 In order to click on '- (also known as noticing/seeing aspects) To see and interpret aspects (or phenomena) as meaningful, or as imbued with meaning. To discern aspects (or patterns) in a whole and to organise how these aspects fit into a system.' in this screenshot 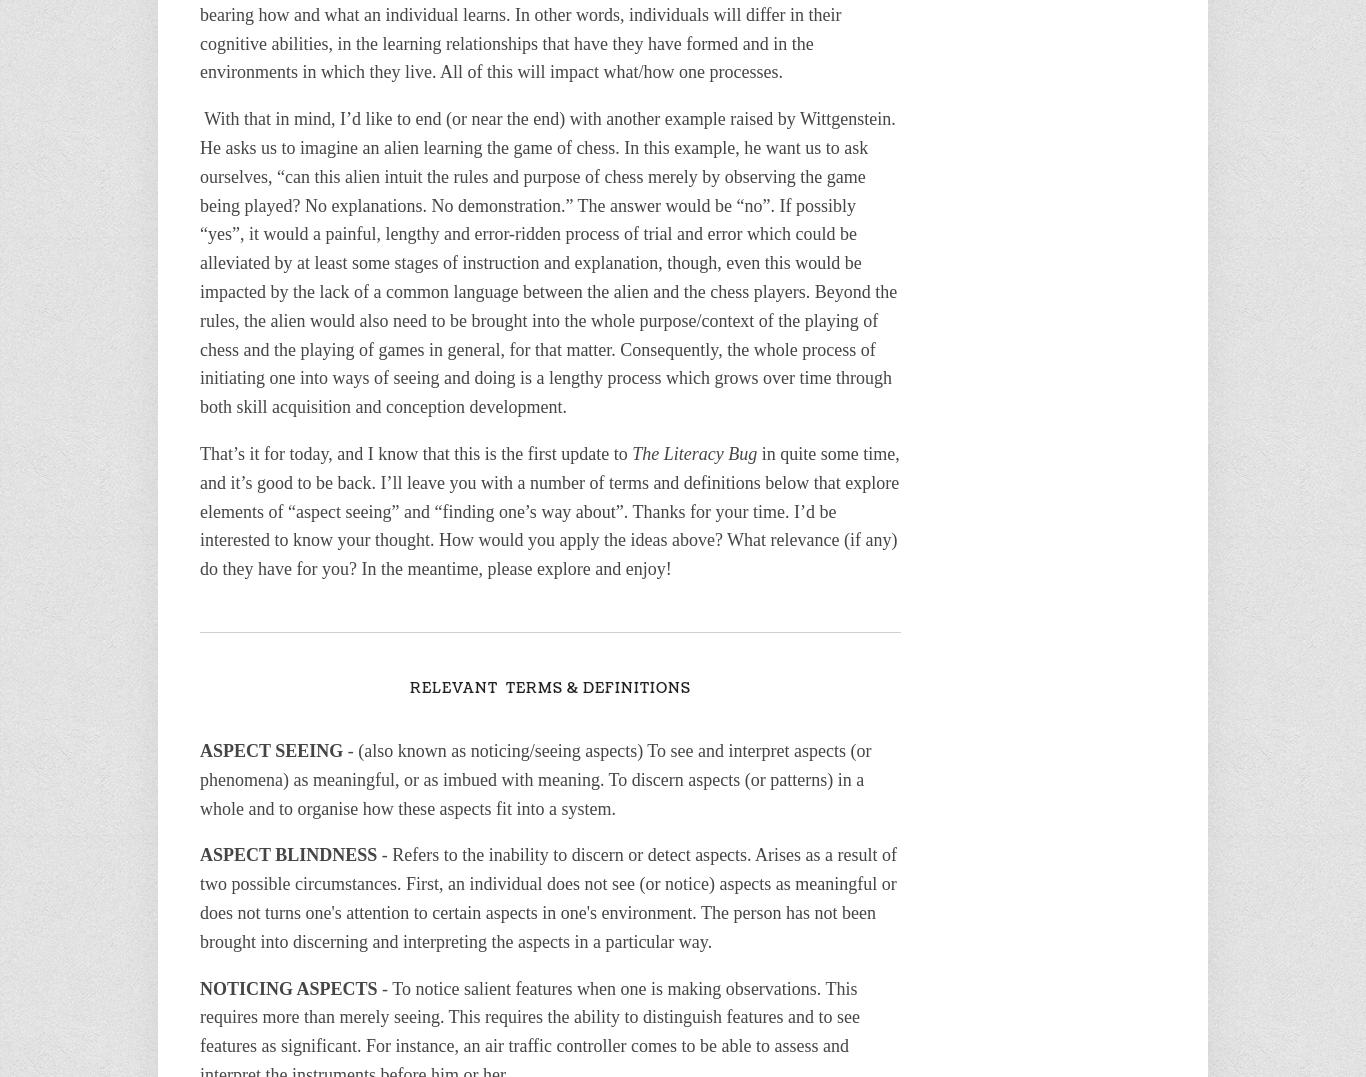, I will do `click(537, 778)`.